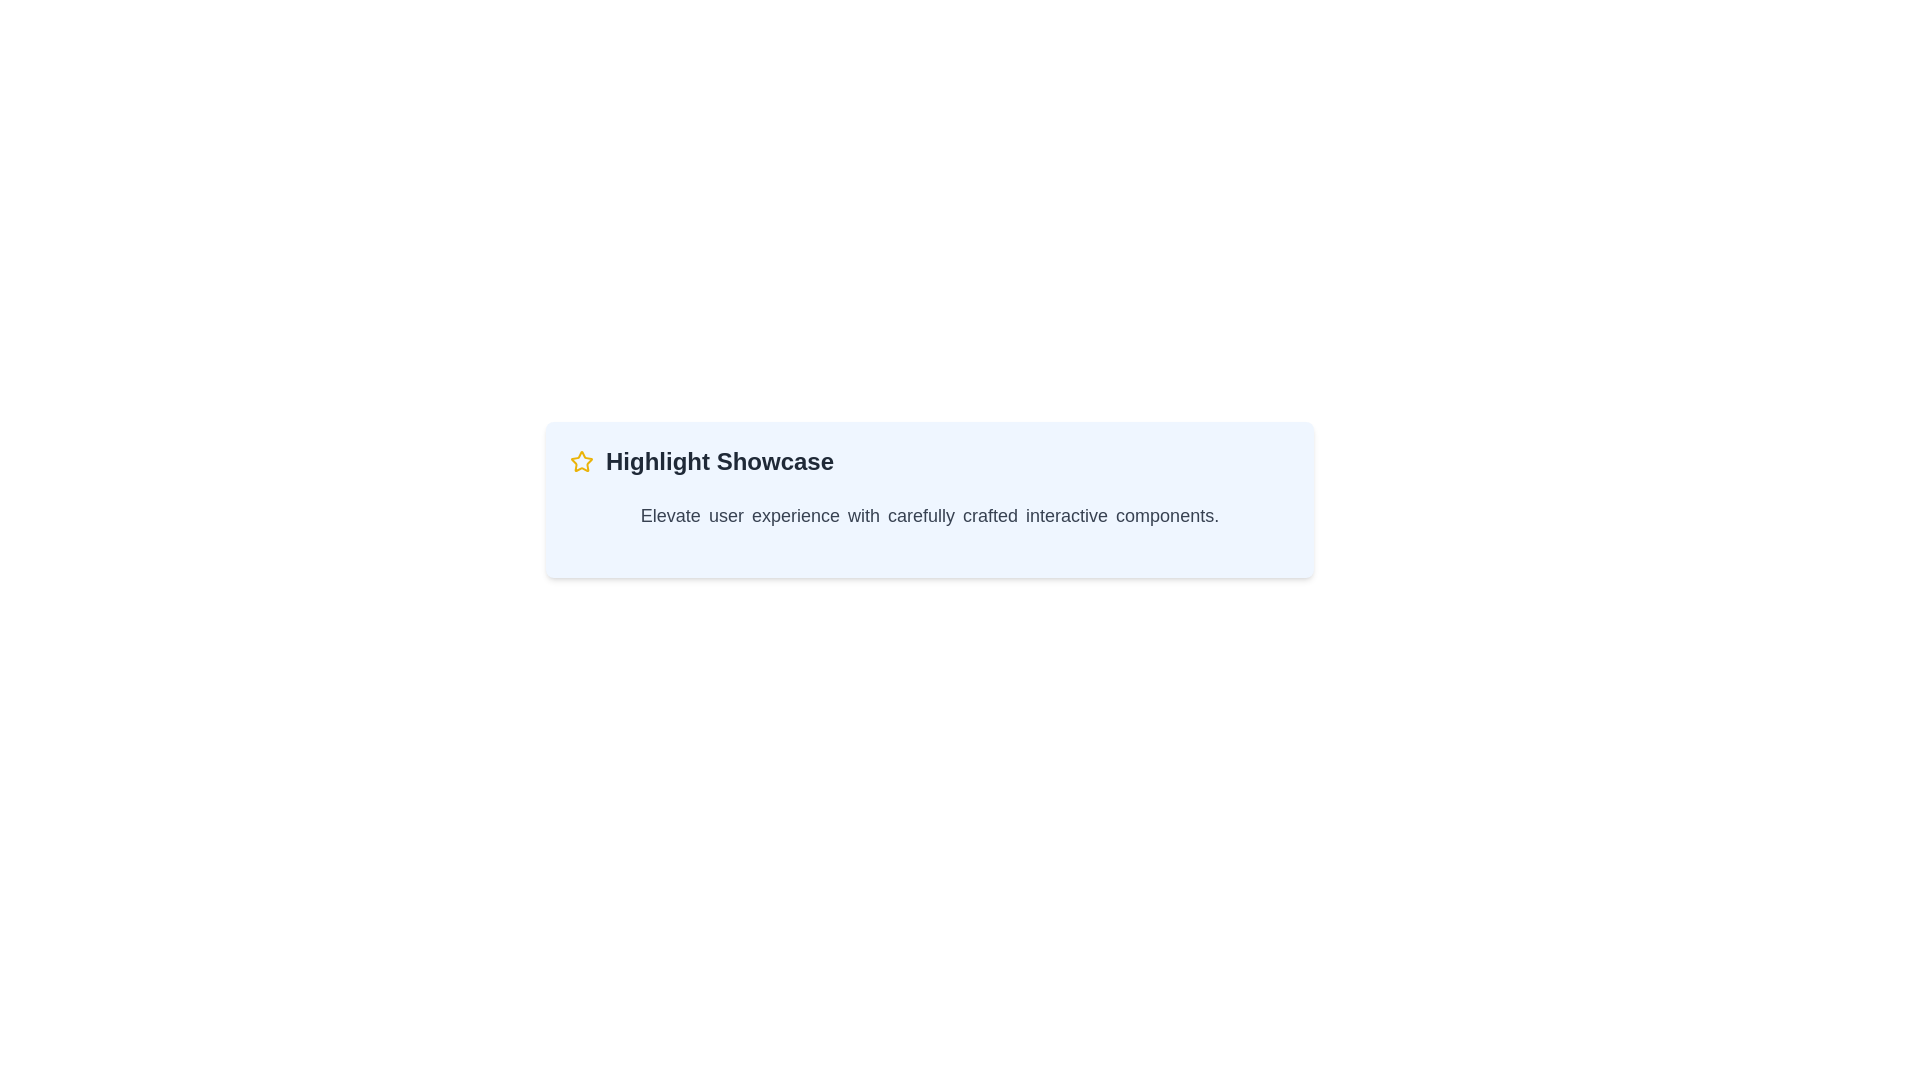 This screenshot has height=1080, width=1920. What do you see at coordinates (725, 515) in the screenshot?
I see `the text span displaying the word 'user' in a dark font, which is the second word in the phrase 'Elevate user experience with carefully crafted interactive components.'` at bounding box center [725, 515].